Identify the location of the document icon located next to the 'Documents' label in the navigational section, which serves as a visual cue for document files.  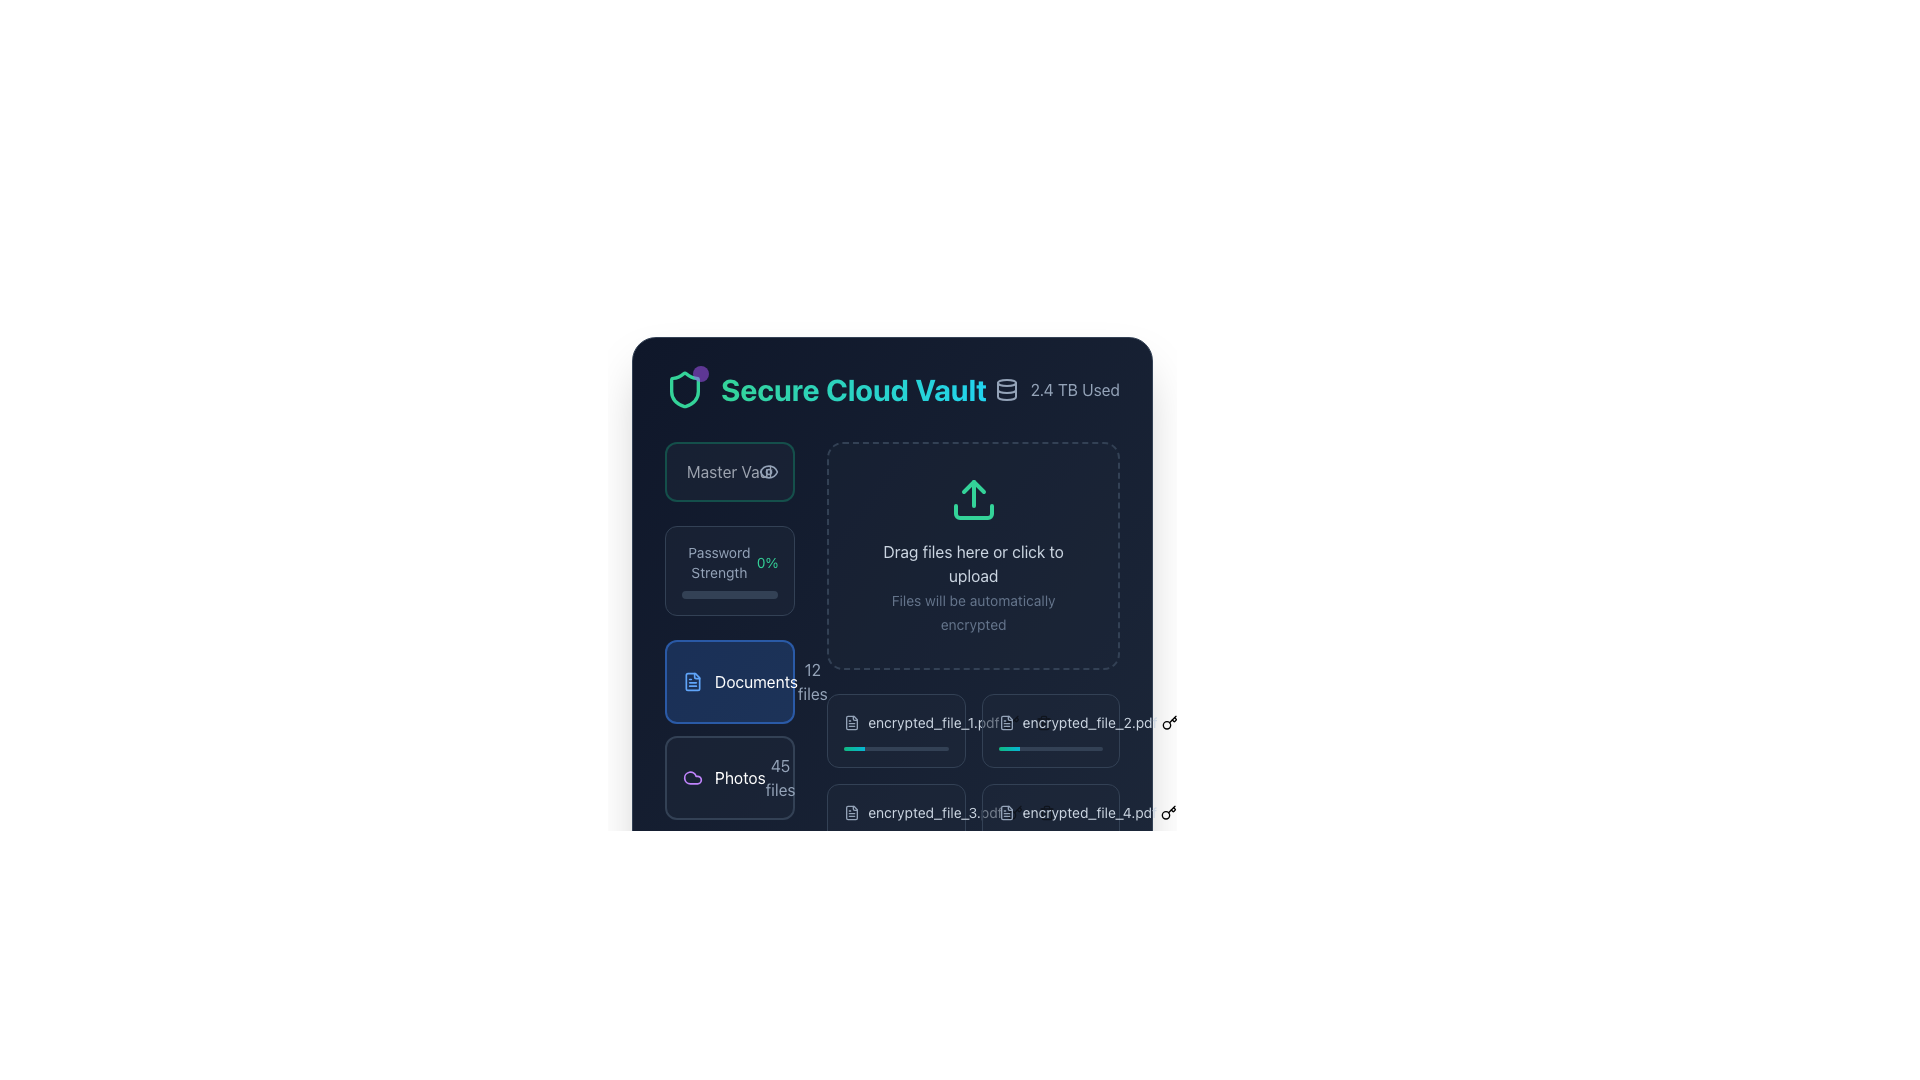
(1006, 722).